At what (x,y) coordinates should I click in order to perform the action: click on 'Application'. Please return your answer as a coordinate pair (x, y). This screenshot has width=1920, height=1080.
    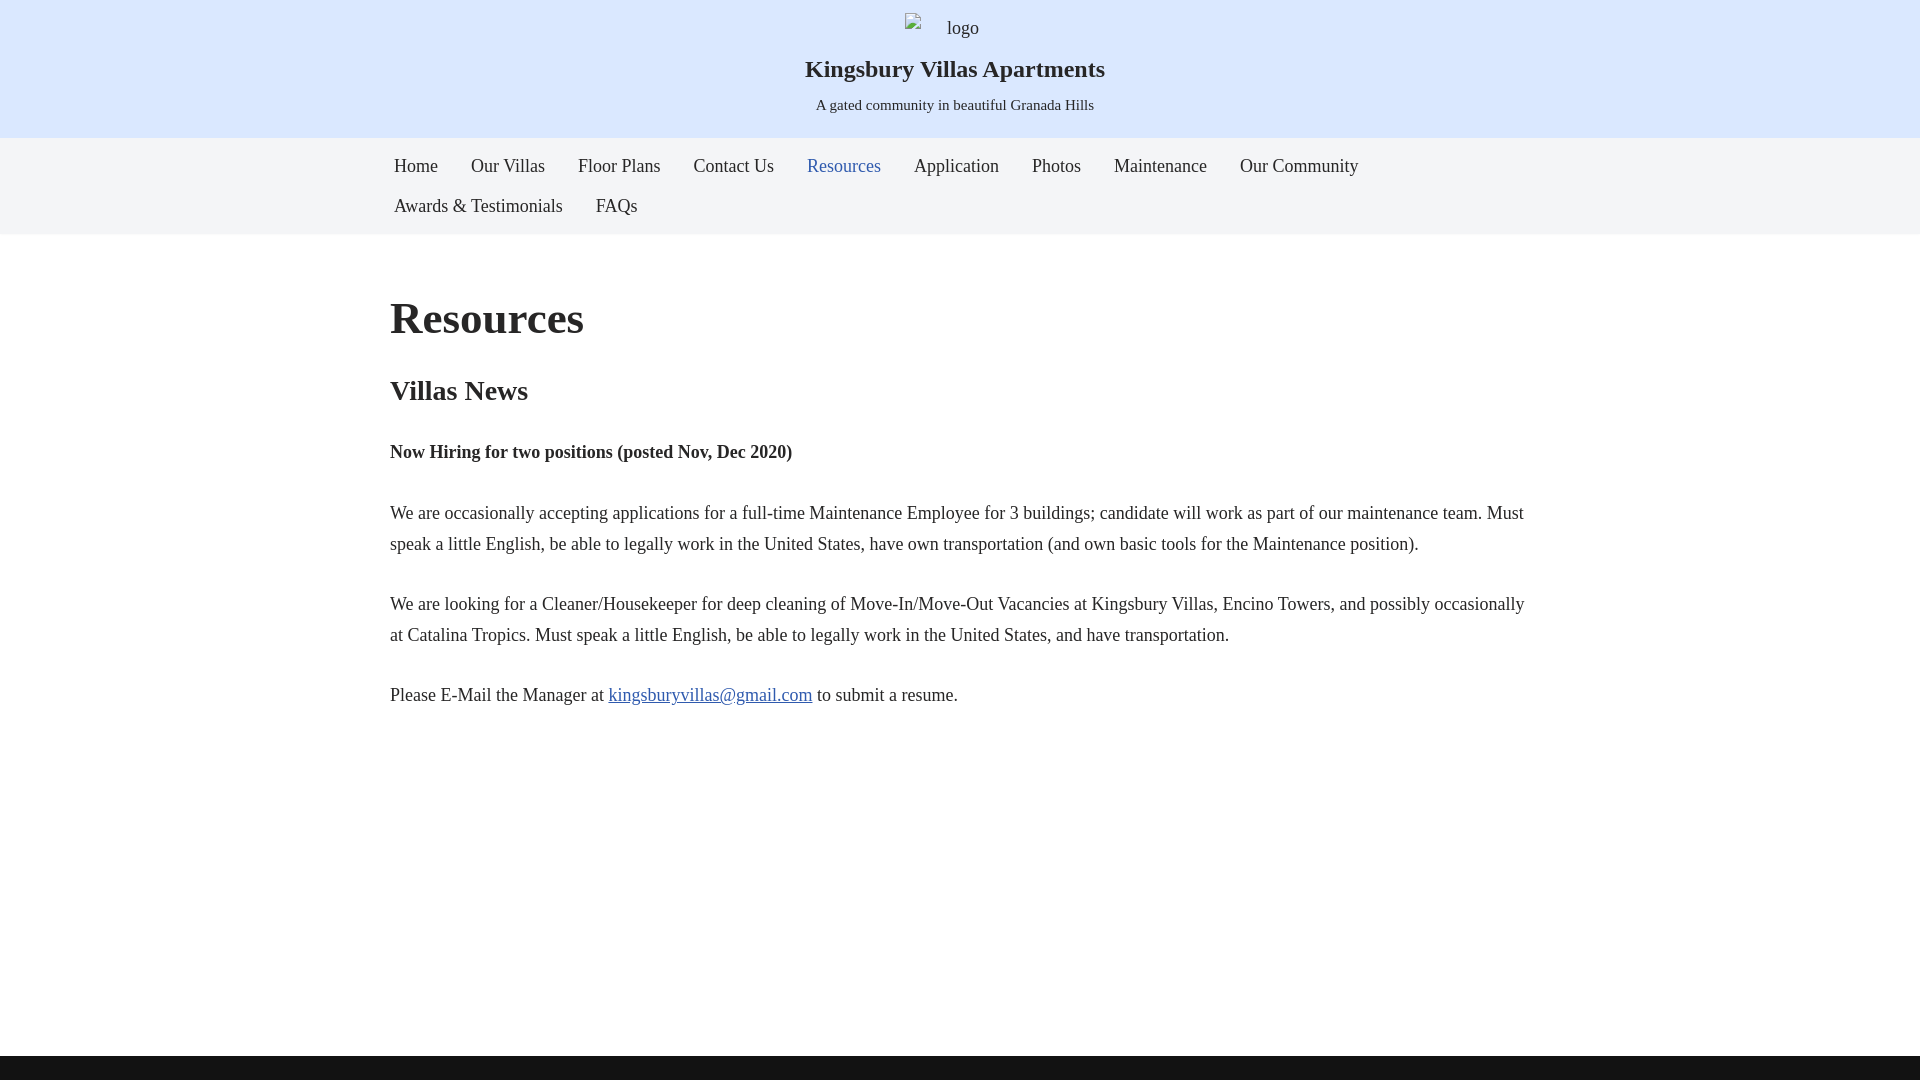
    Looking at the image, I should click on (955, 164).